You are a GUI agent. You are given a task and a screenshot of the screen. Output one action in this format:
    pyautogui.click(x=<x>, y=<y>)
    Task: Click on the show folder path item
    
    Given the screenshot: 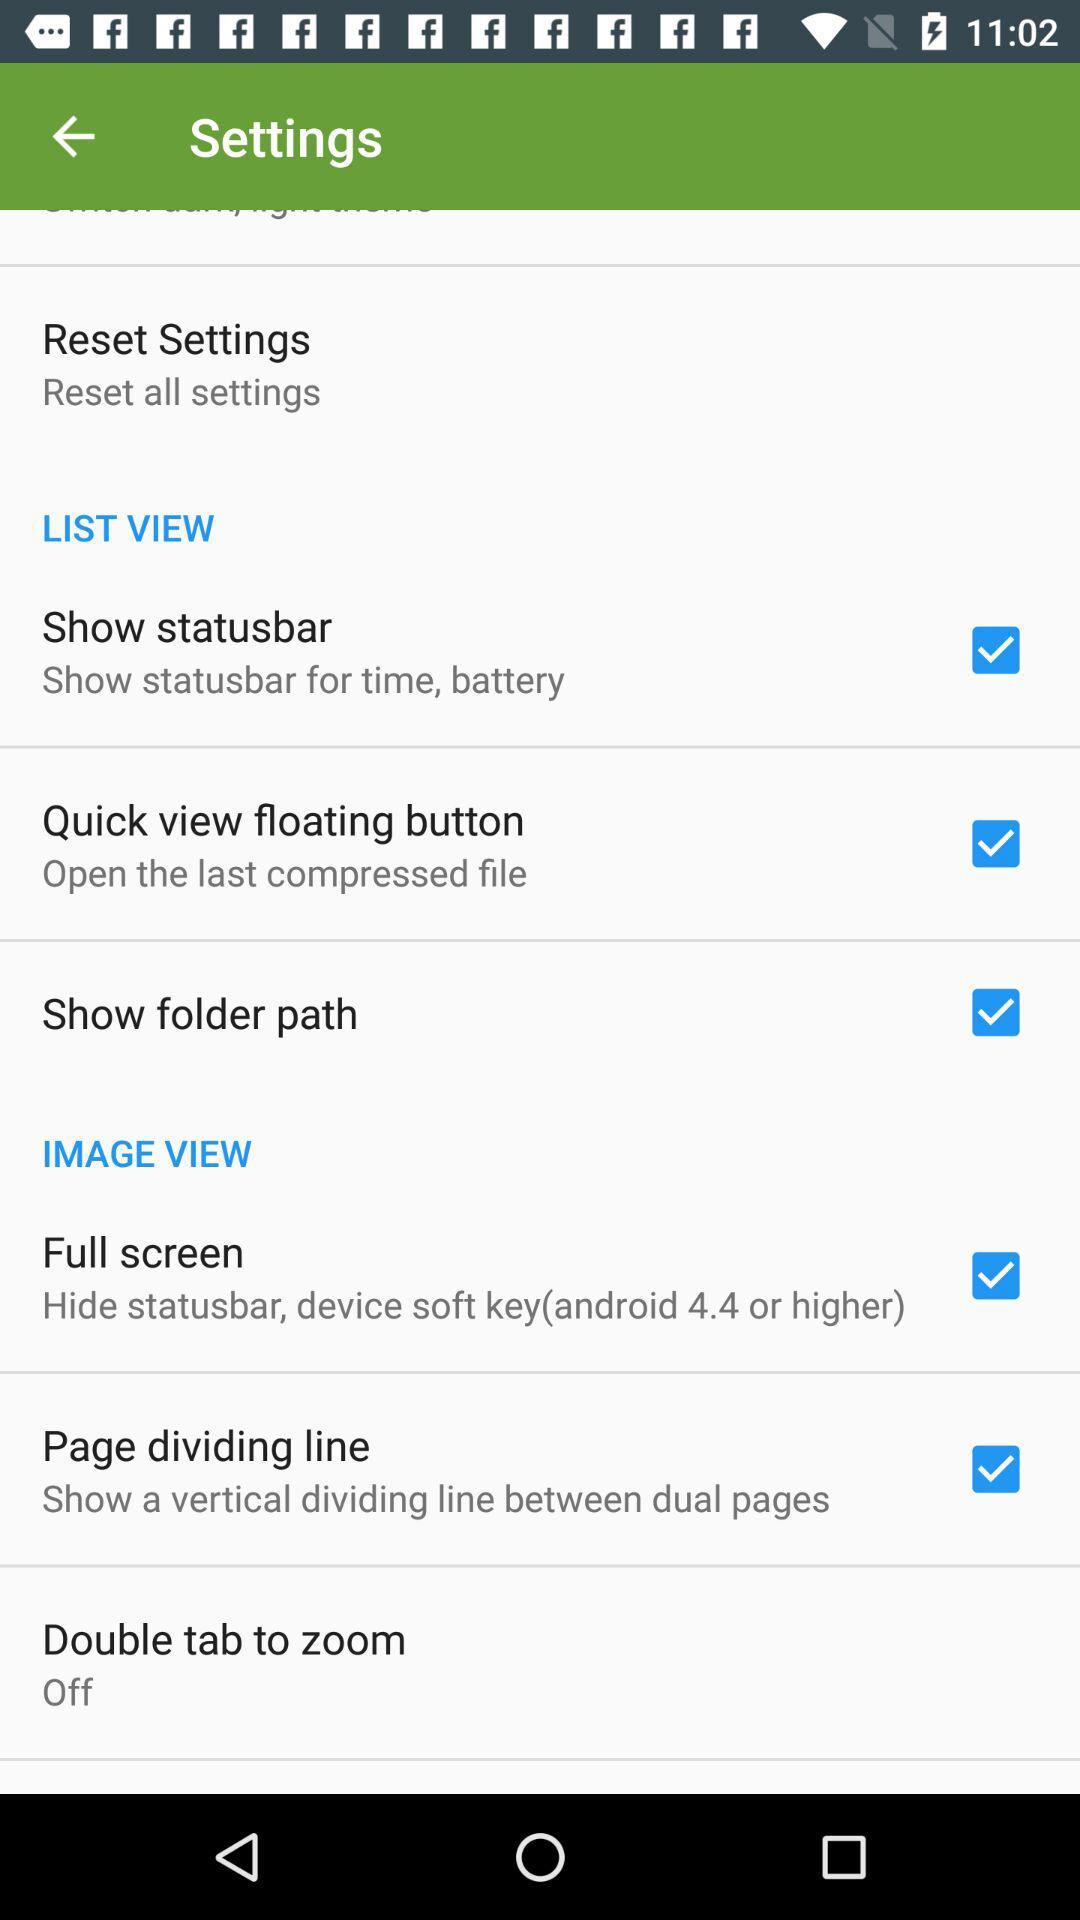 What is the action you would take?
    pyautogui.click(x=200, y=1012)
    